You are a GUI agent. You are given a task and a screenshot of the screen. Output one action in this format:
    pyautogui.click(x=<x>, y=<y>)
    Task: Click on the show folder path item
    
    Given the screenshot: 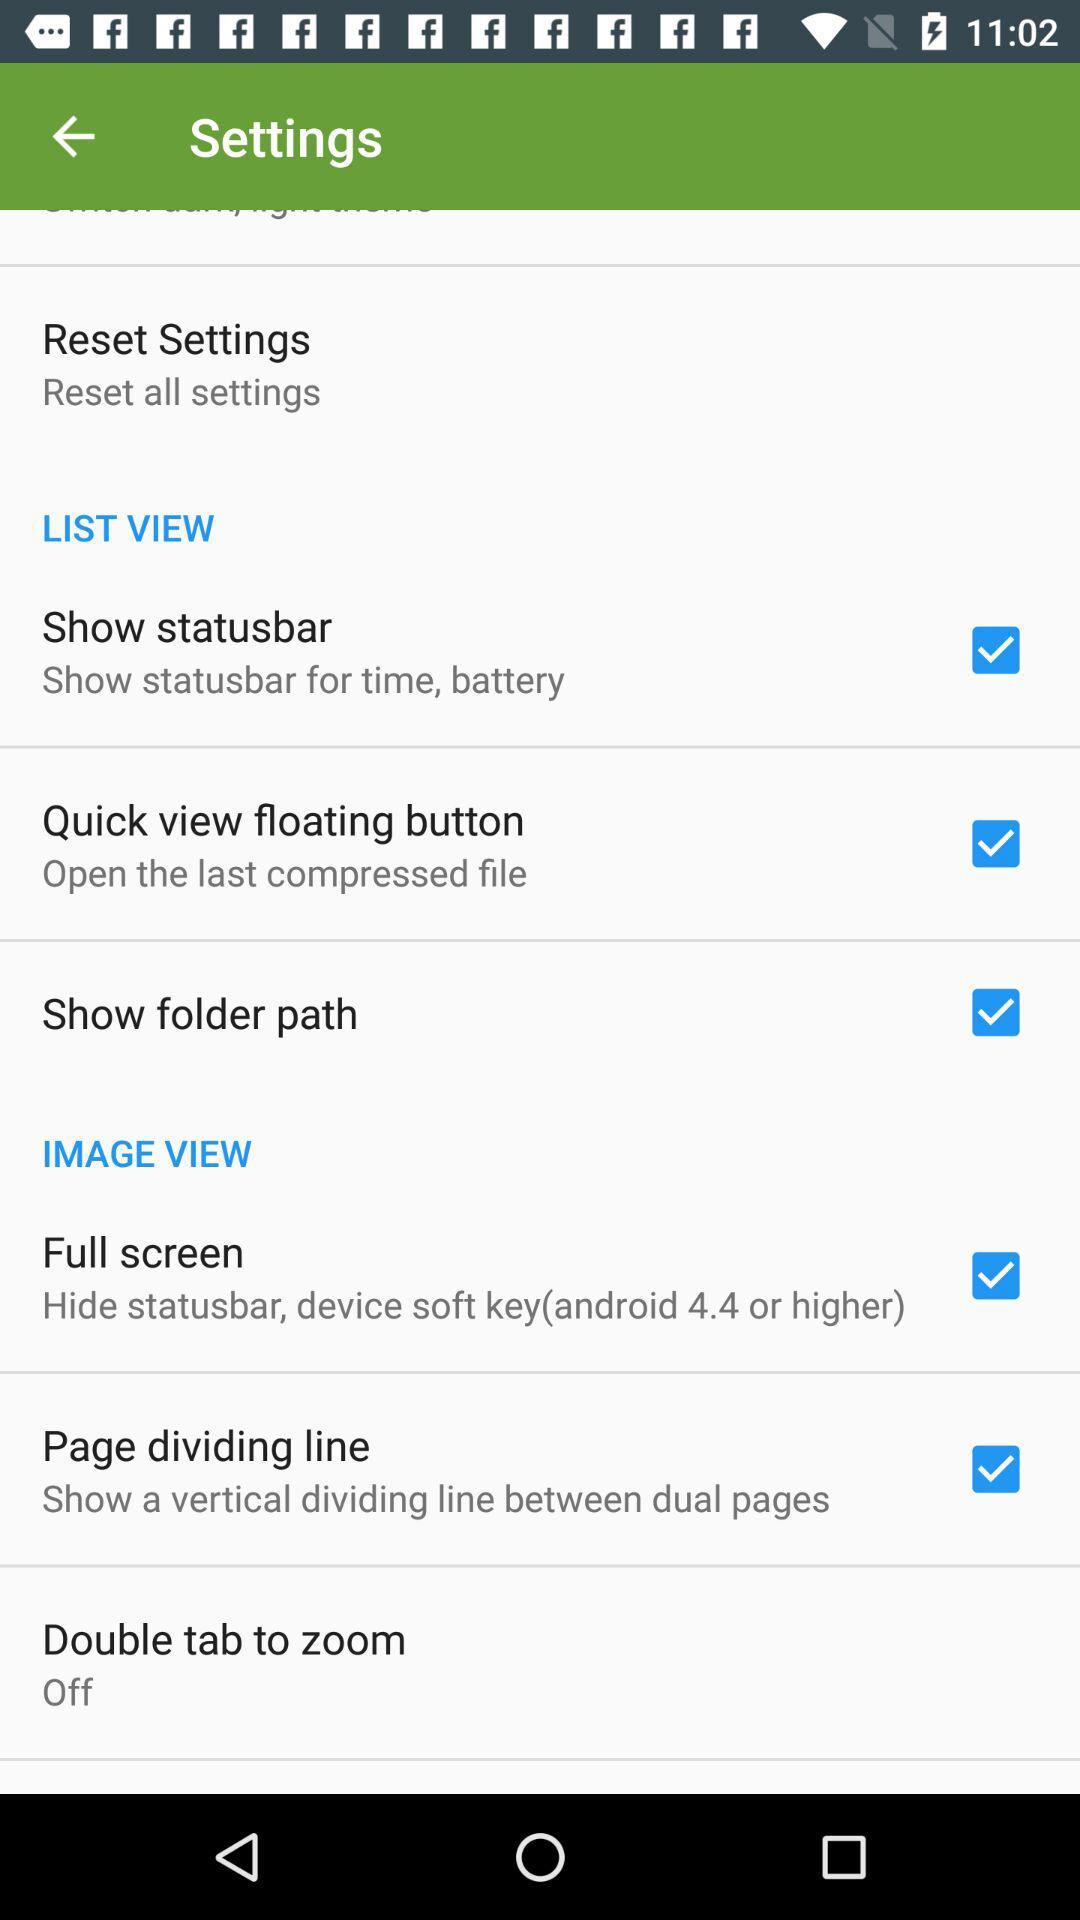 What is the action you would take?
    pyautogui.click(x=200, y=1012)
    